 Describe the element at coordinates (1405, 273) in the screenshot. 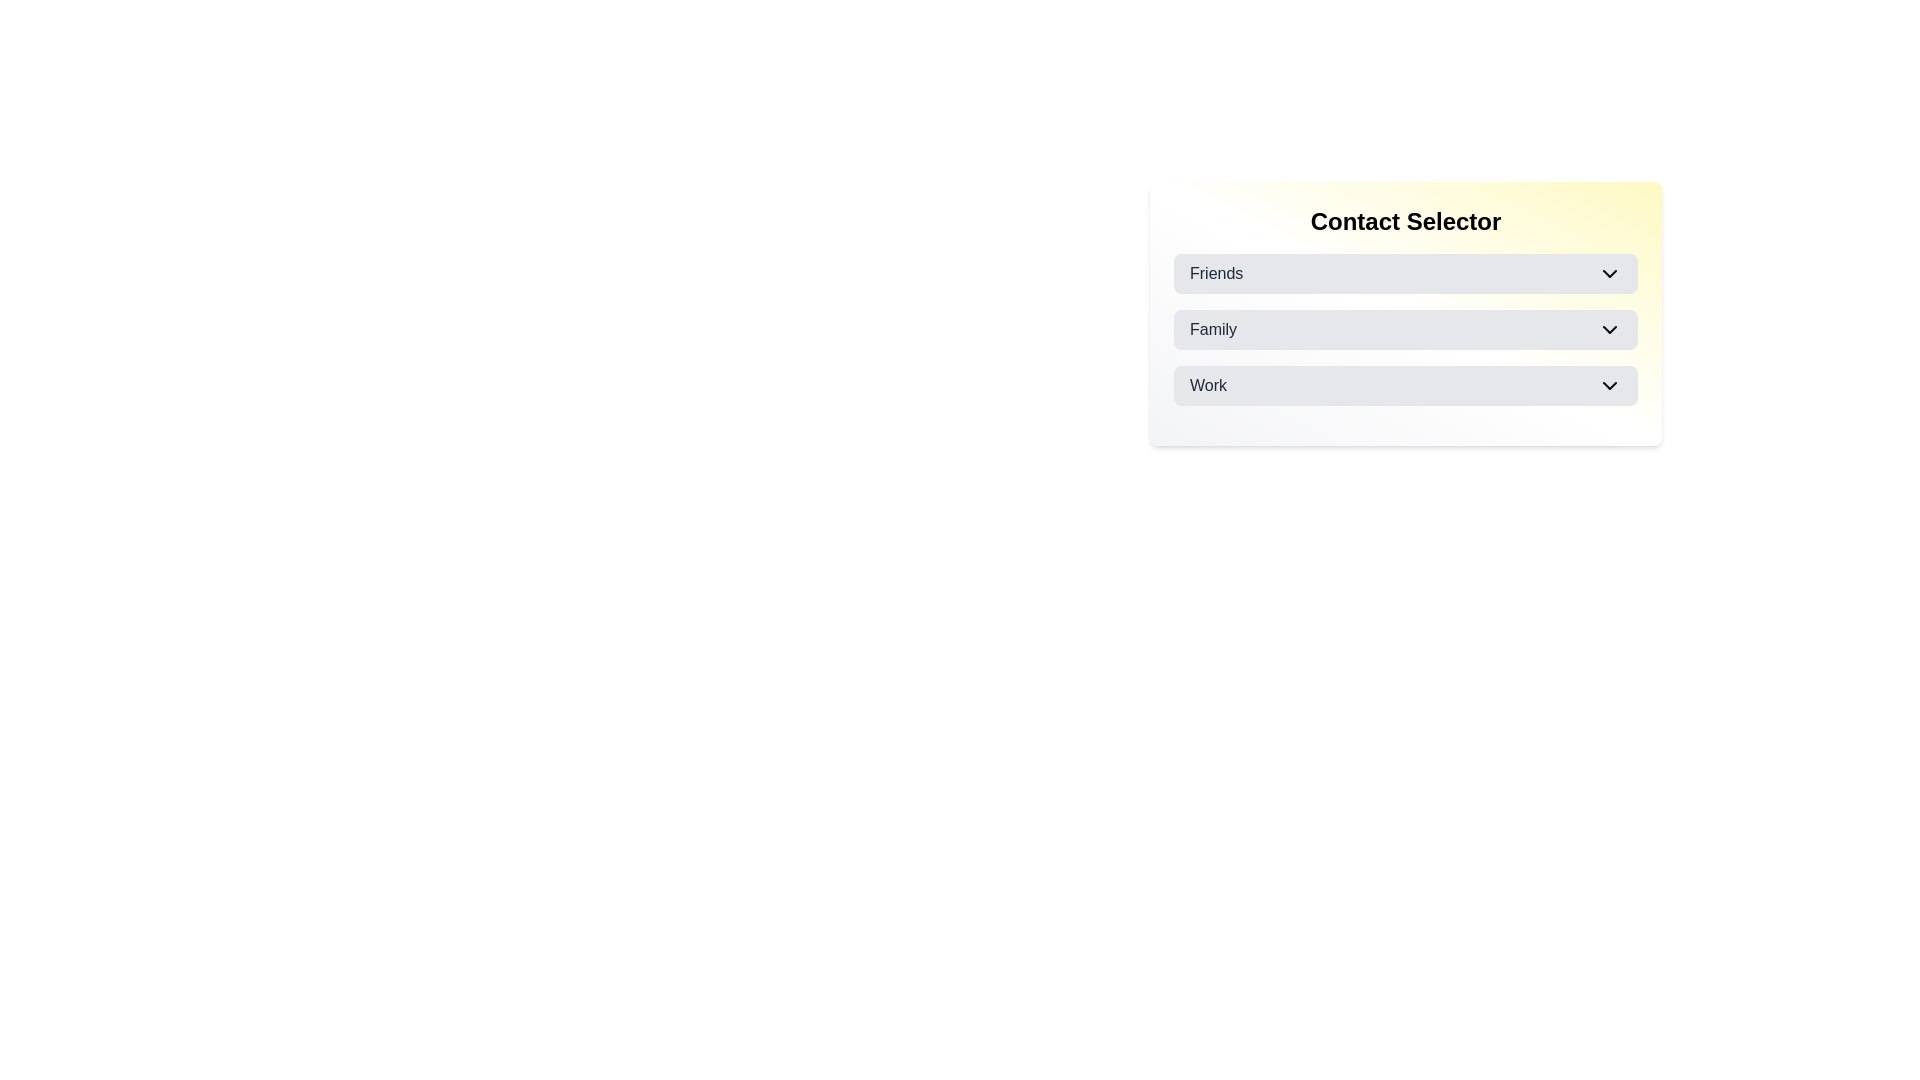

I see `the Dropdown selector labeled 'Friends' which is the first item below the 'Contact Selector' heading` at that location.